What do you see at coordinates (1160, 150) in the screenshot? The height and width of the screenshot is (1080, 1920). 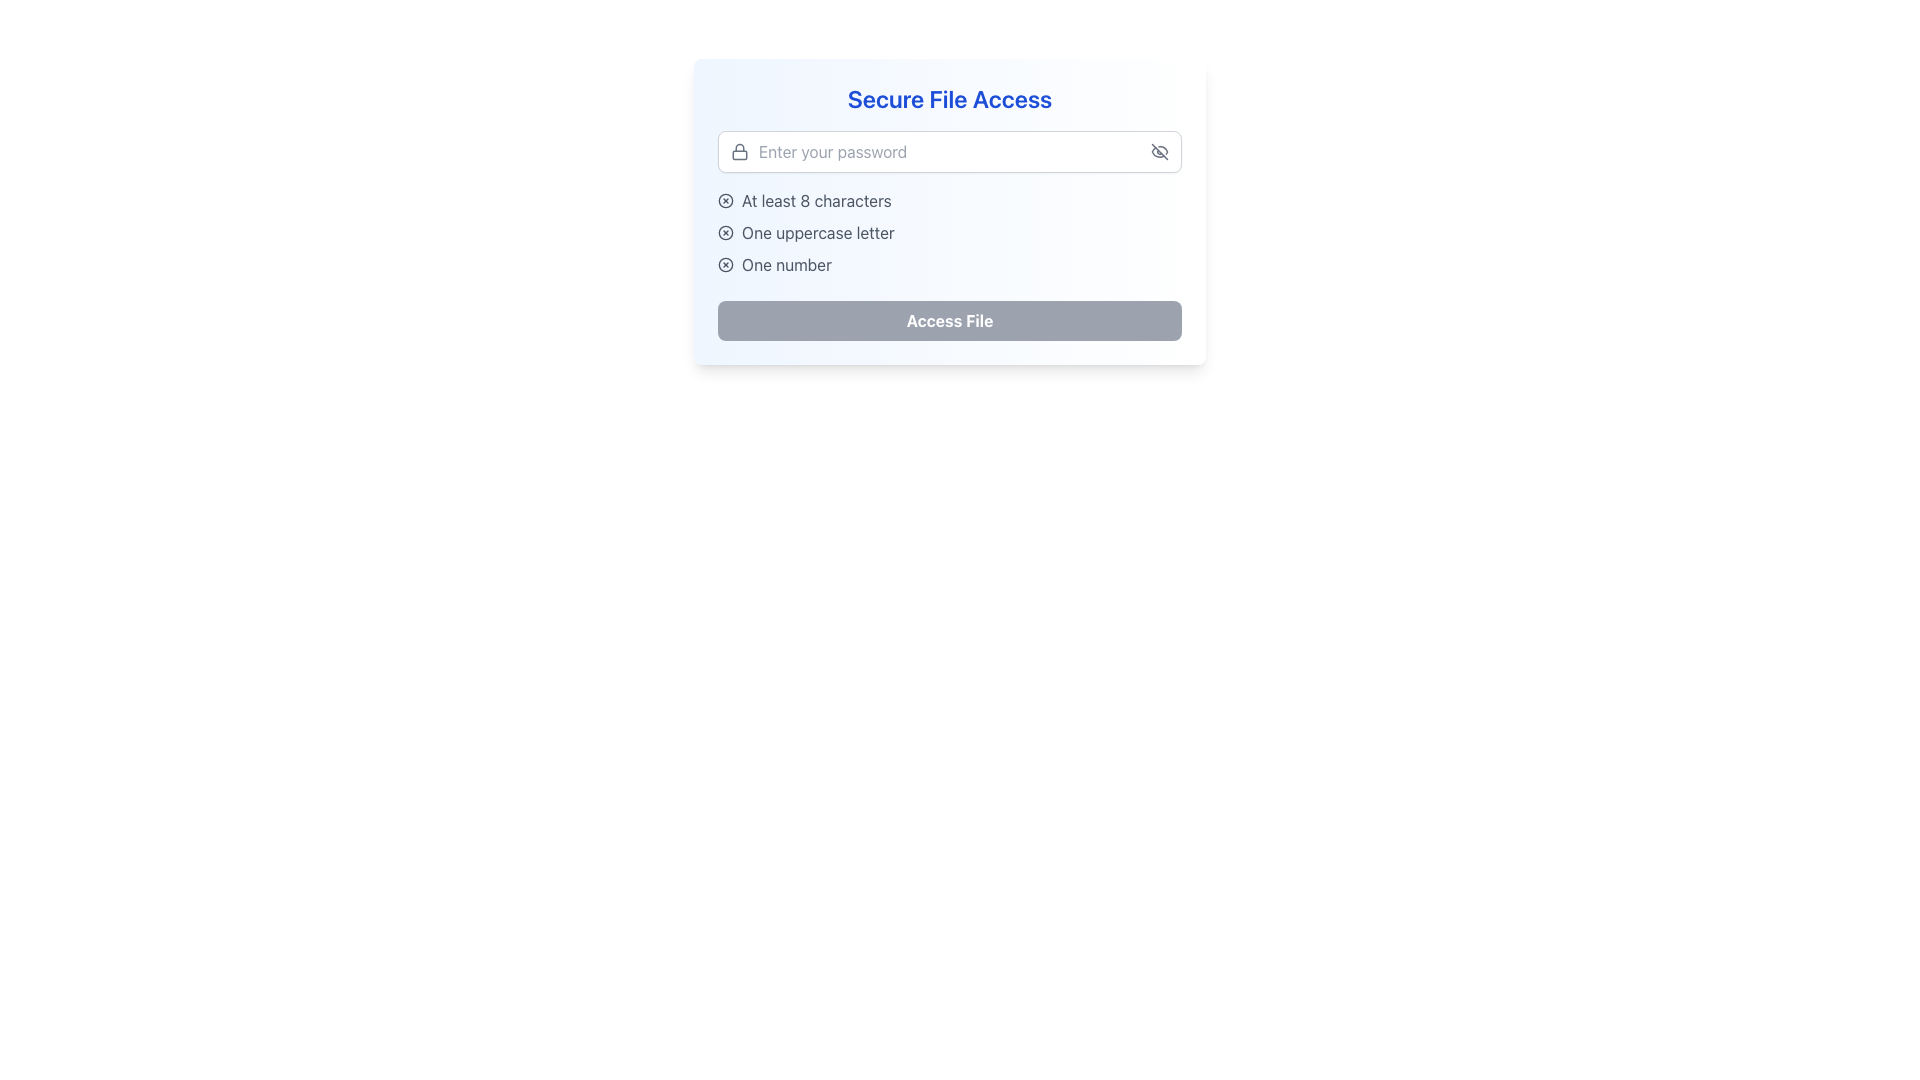 I see `the eye icon button with a strikethrough line, located on the right side of the password input field` at bounding box center [1160, 150].